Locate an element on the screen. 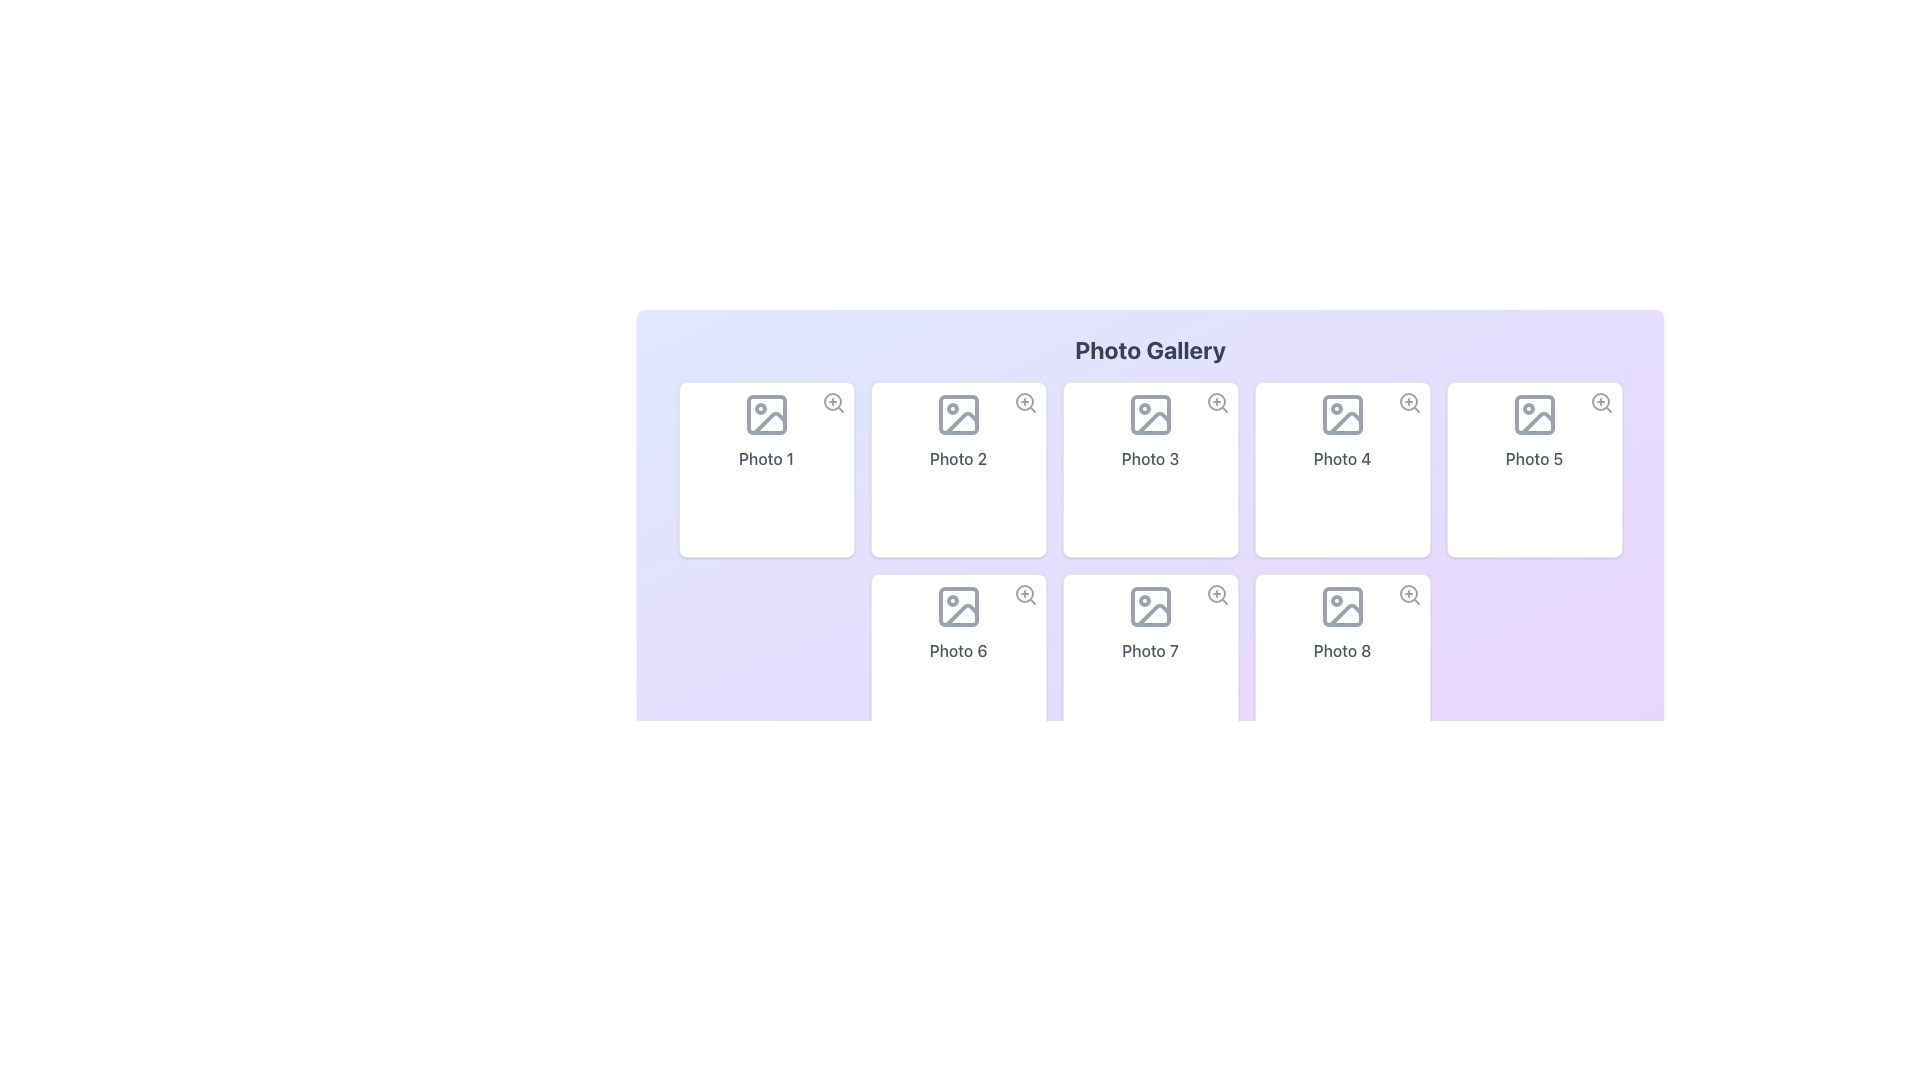 This screenshot has width=1920, height=1080. the zoom-in icon (magnifying glass with plus sign) located at the upper-right corner of the 'Photo 1' card is located at coordinates (833, 402).